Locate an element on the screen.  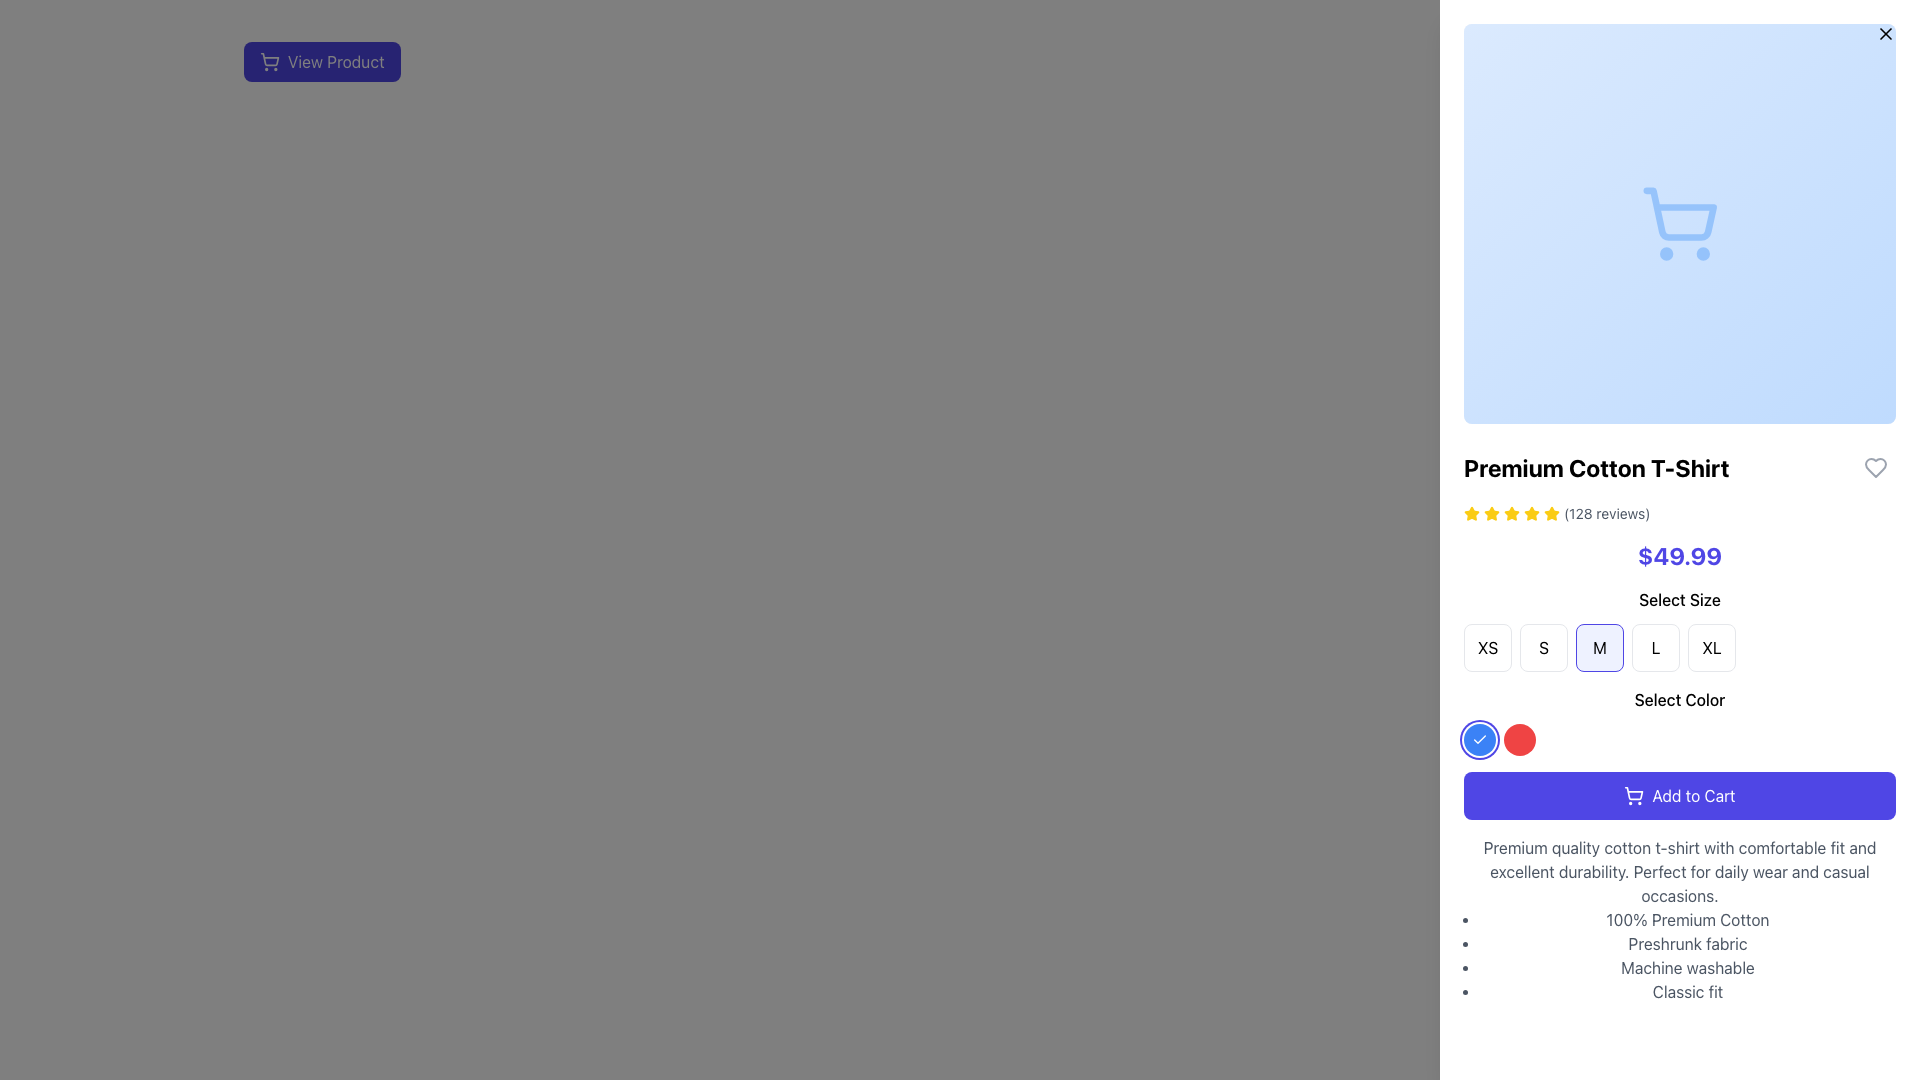
the blue color button in the Interactive Color Selection Module is located at coordinates (1680, 721).